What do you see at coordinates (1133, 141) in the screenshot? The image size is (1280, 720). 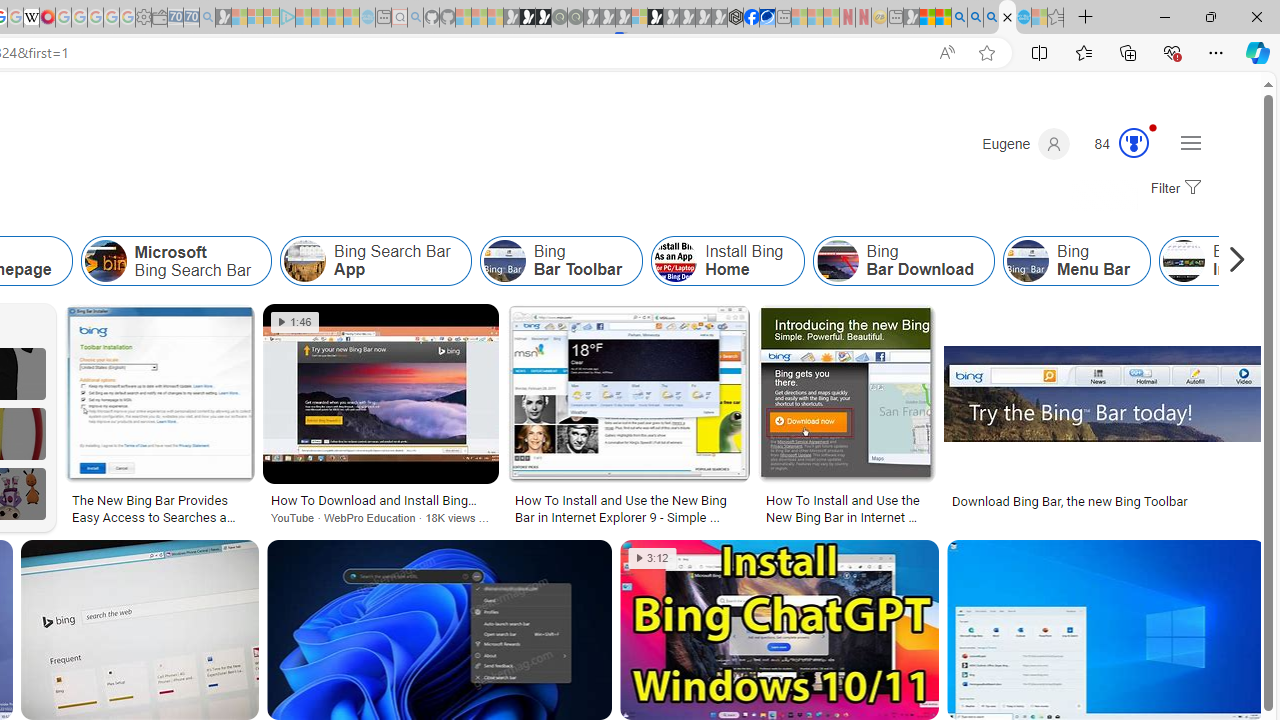 I see `'AutomationID: serp_medal_svg'` at bounding box center [1133, 141].